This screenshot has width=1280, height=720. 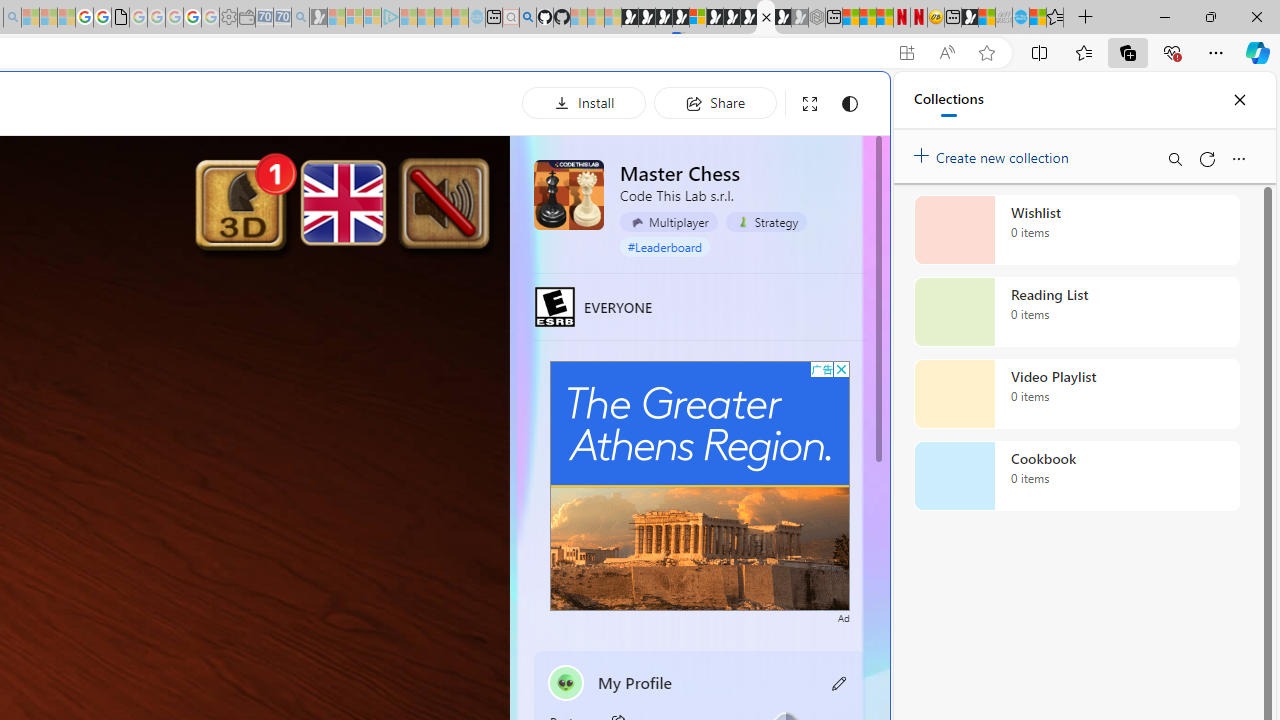 I want to click on 'Strategy', so click(x=765, y=222).